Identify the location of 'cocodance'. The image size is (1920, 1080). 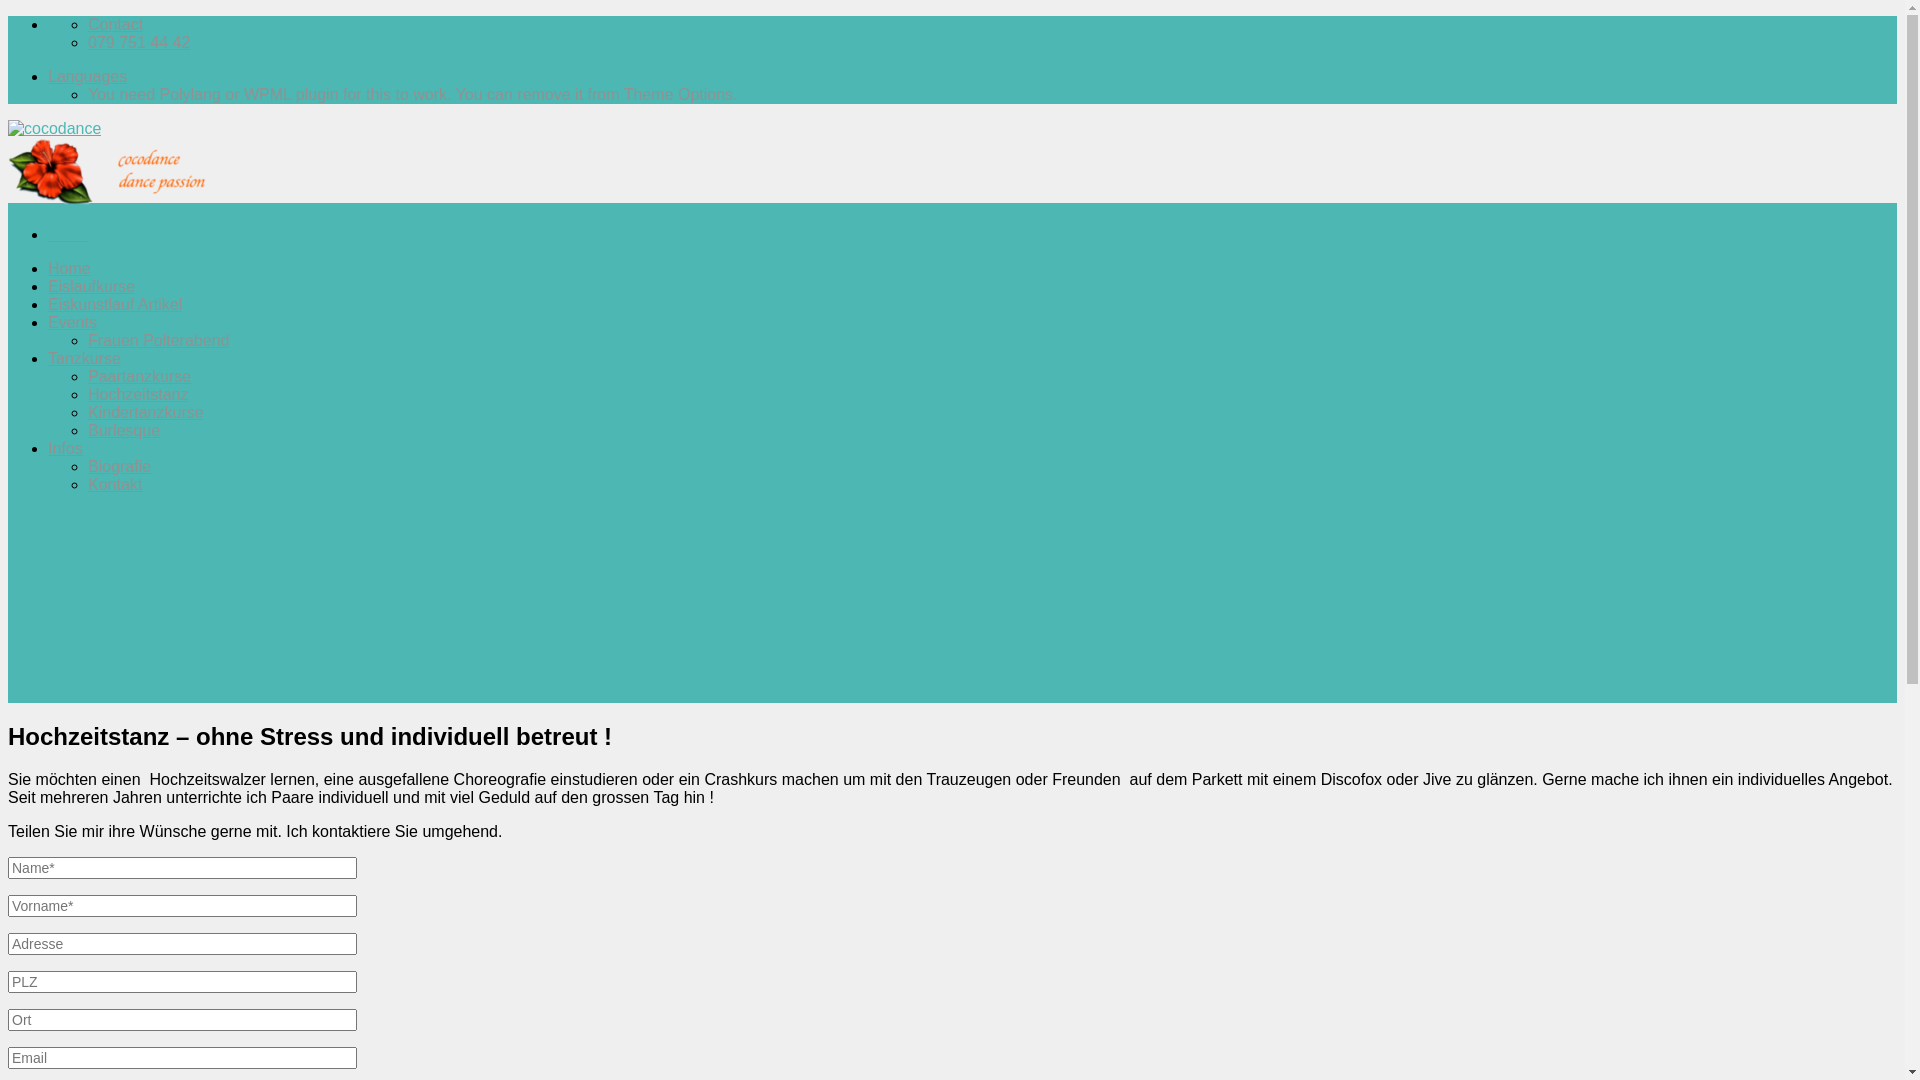
(107, 163).